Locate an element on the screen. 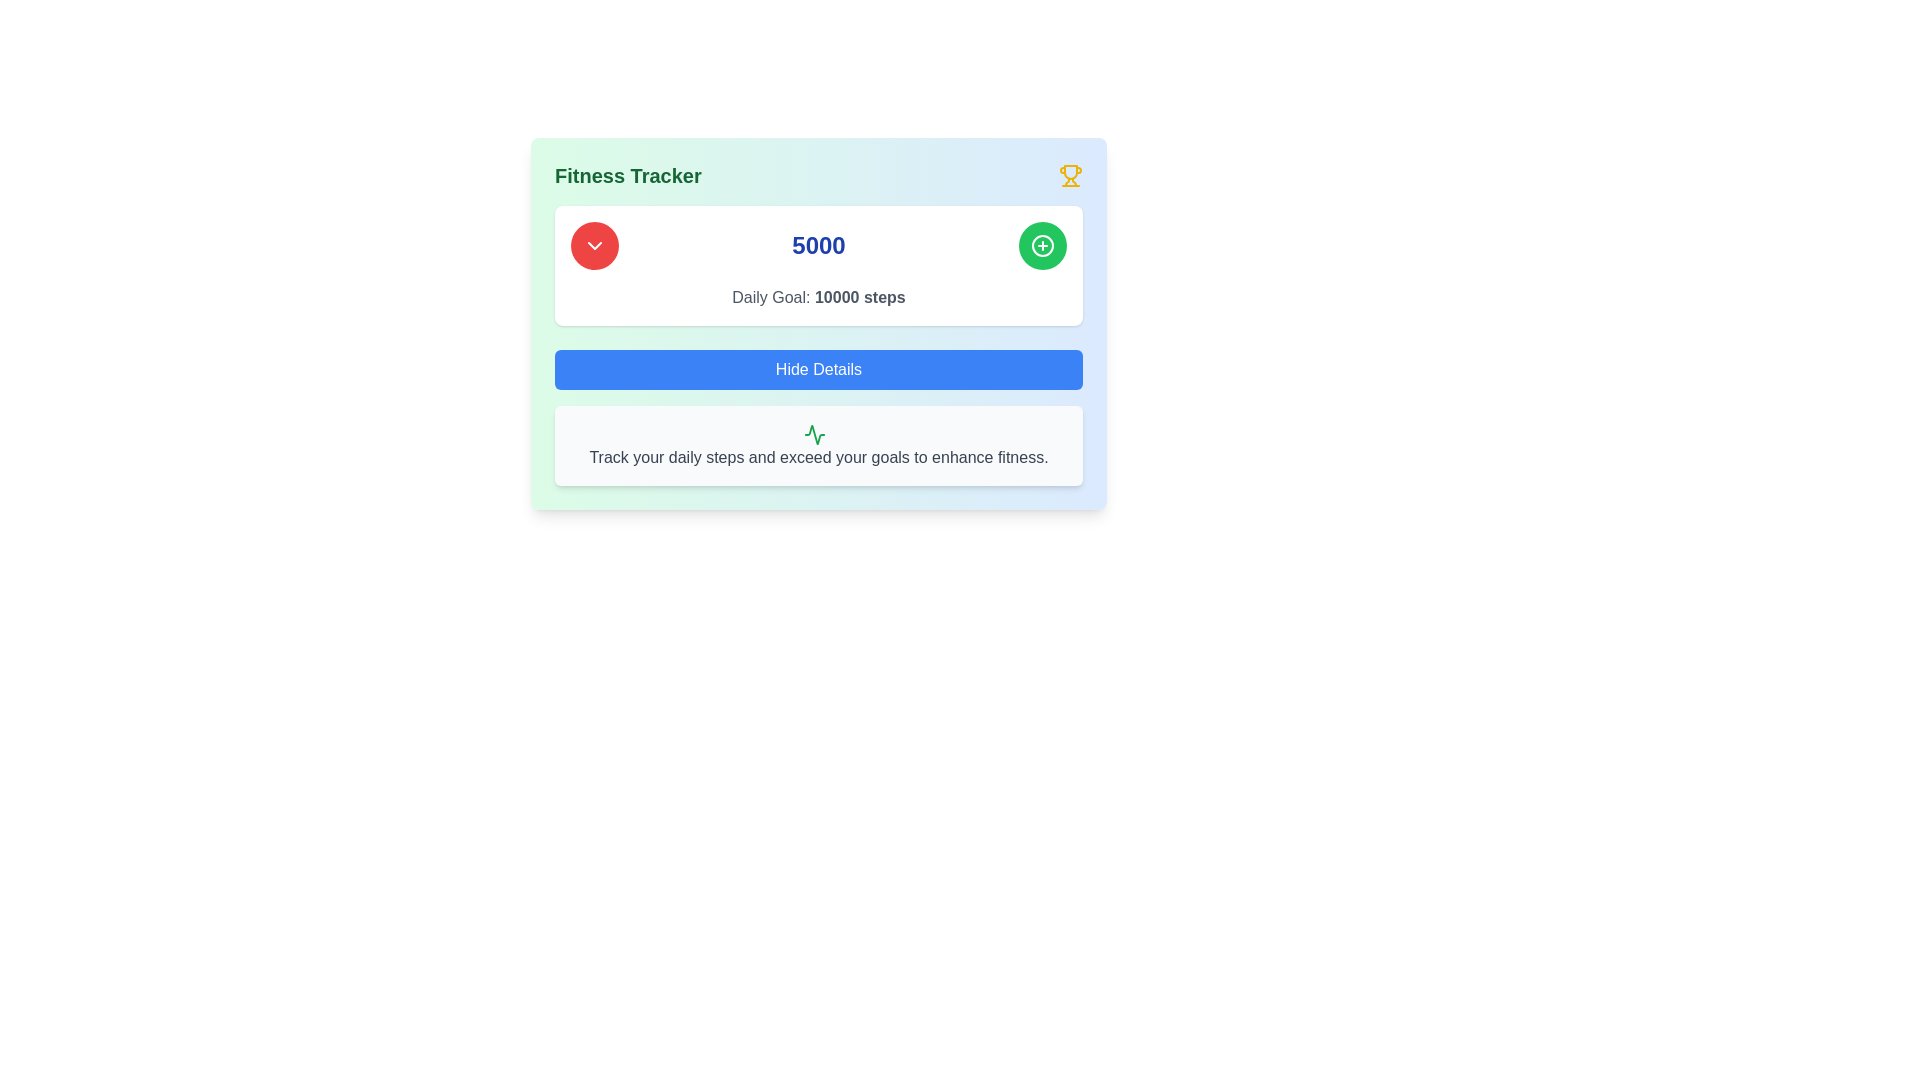 The height and width of the screenshot is (1080, 1920). displayed numeric value of the current progress count in the fitness tracking application, which is centrally aligned in the fitness tracker widget layout is located at coordinates (819, 245).